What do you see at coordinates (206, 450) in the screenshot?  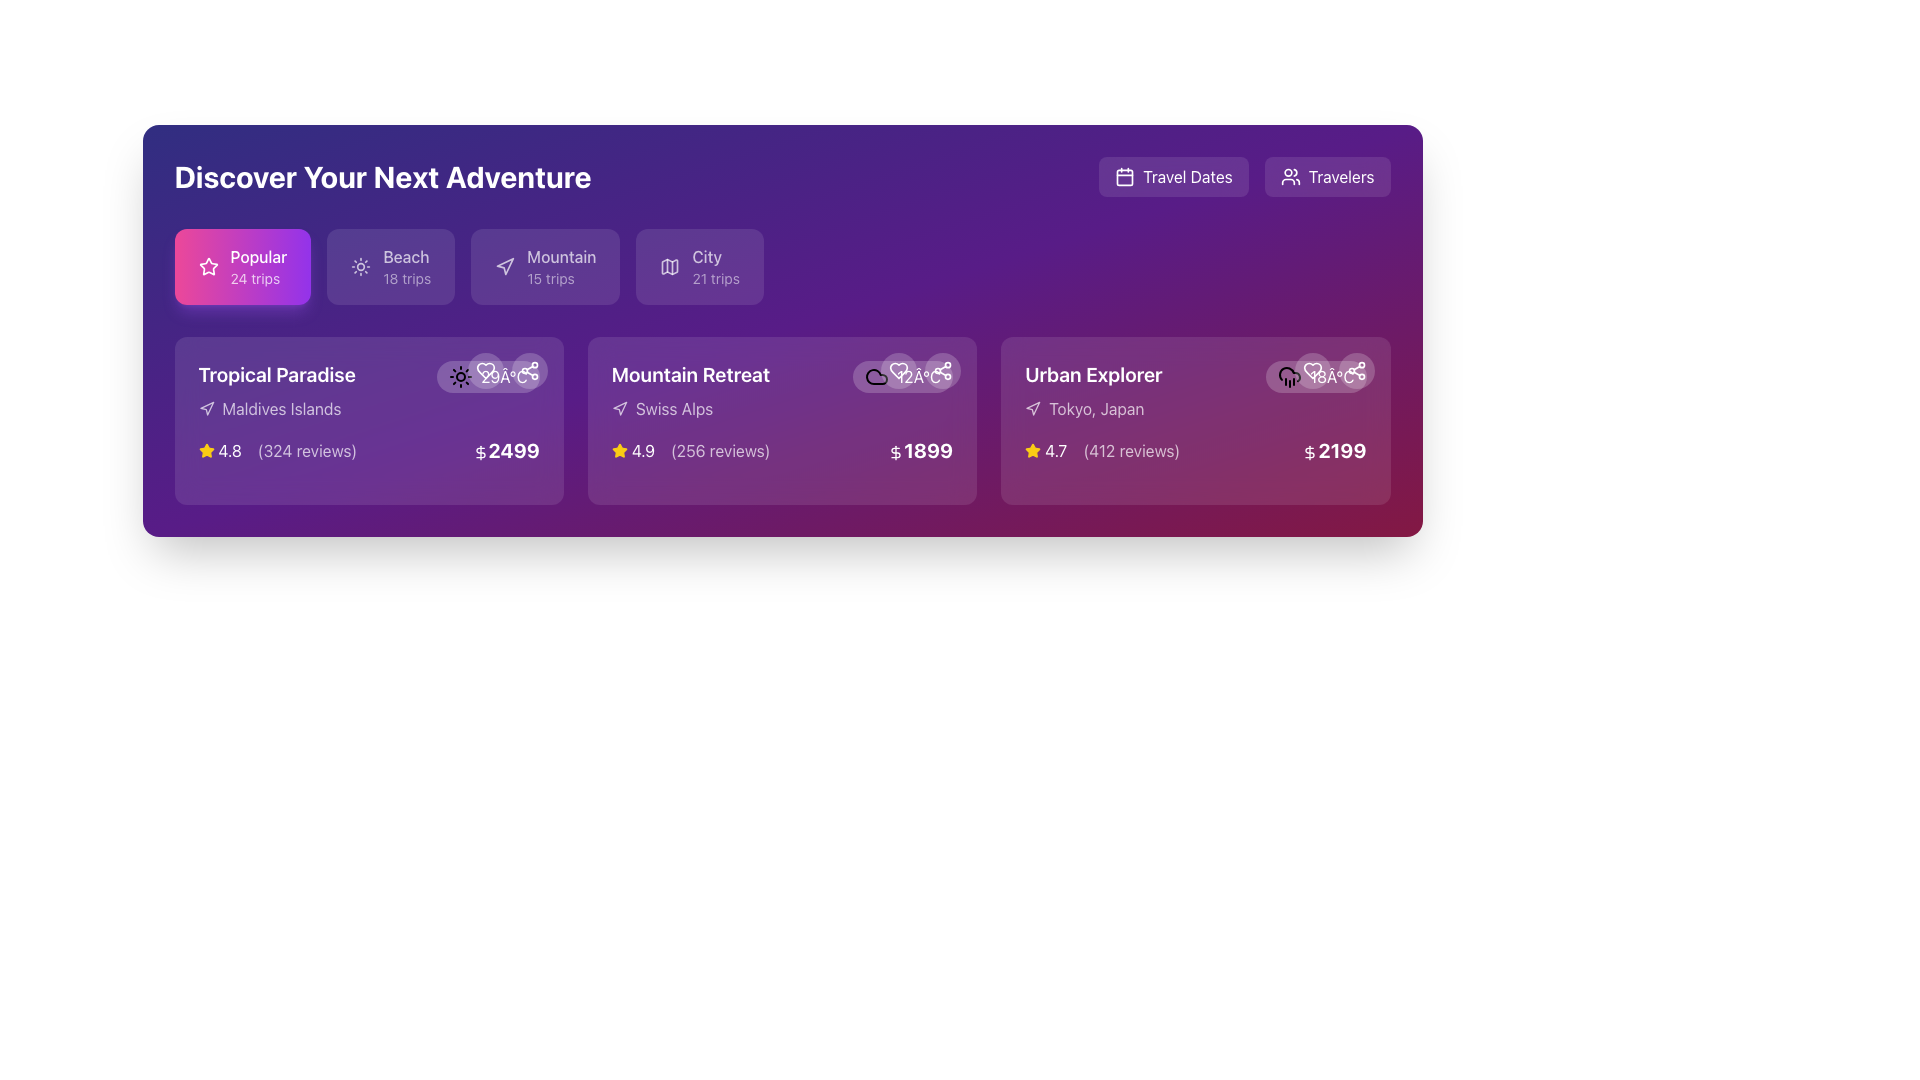 I see `the yellow star-shaped icon located to the left of the 'Popular' label in the trip category options` at bounding box center [206, 450].